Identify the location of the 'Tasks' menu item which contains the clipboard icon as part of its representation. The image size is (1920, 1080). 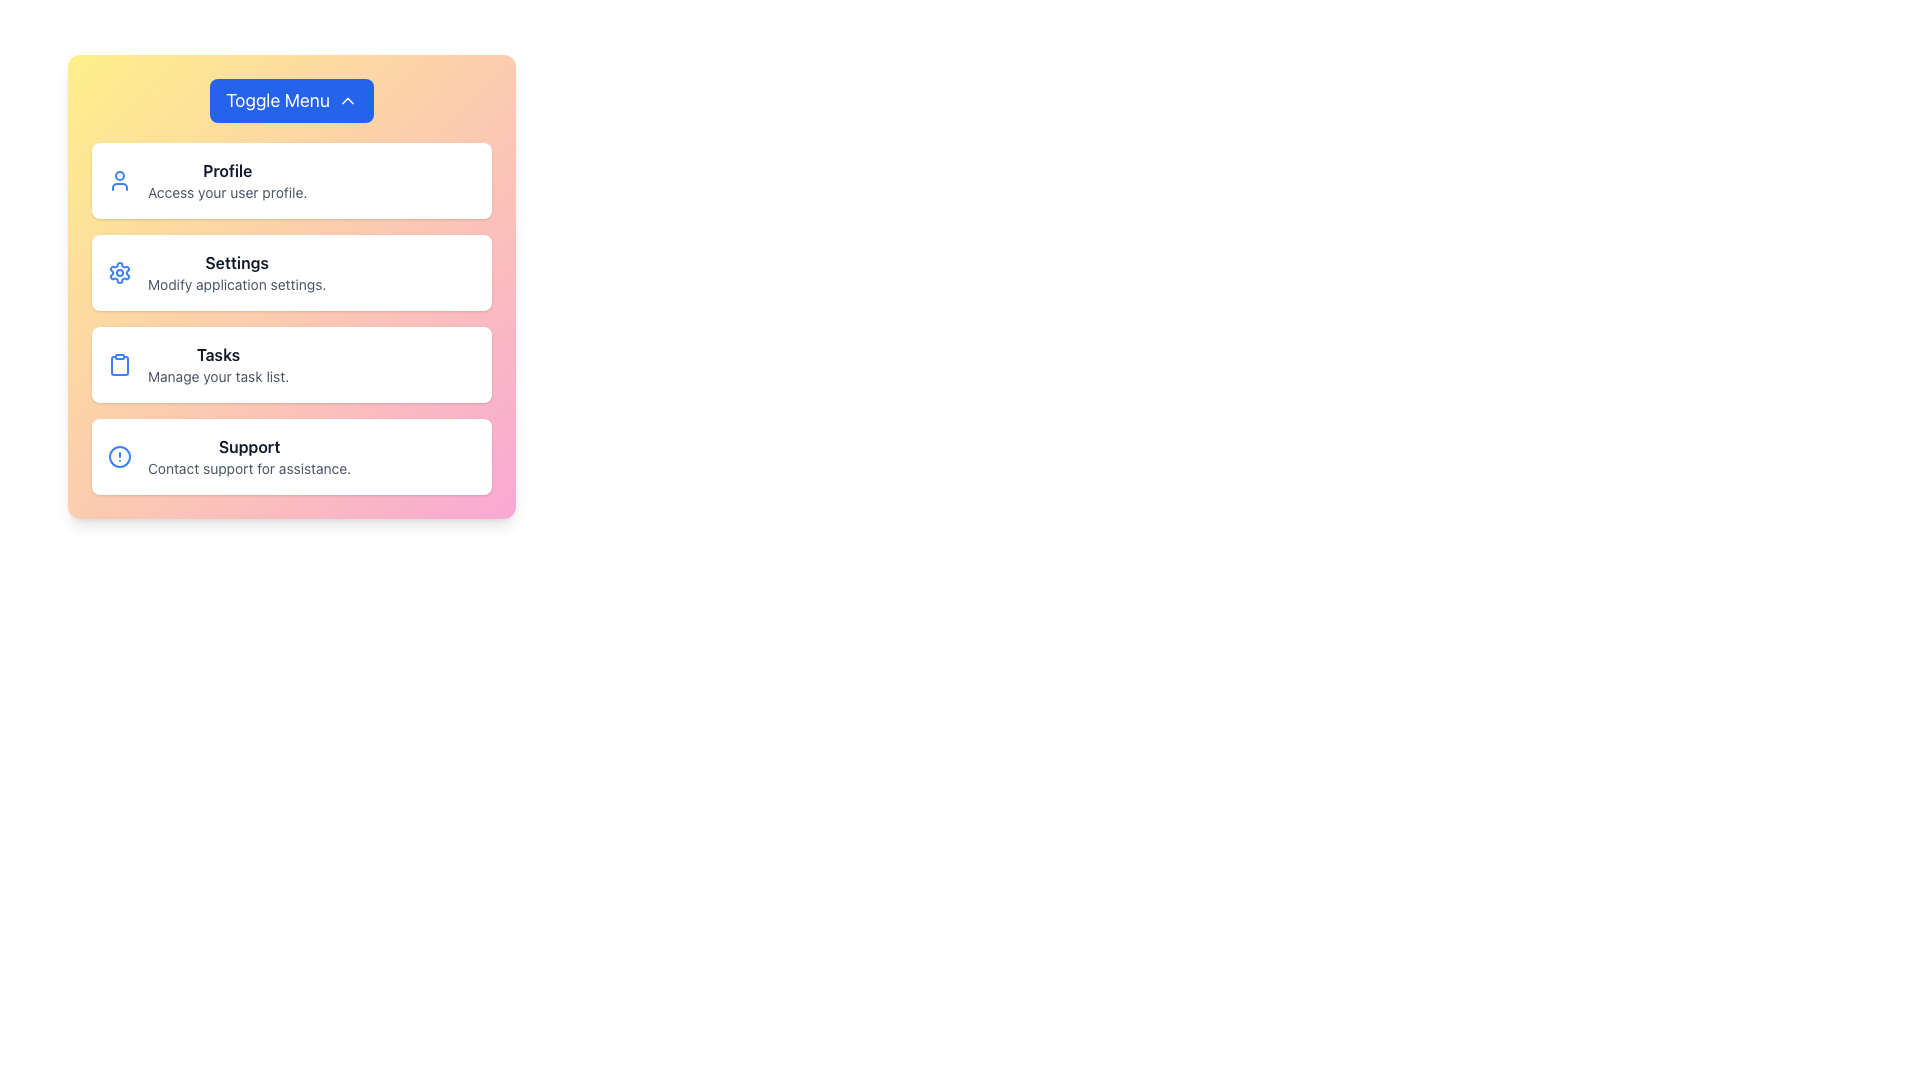
(119, 366).